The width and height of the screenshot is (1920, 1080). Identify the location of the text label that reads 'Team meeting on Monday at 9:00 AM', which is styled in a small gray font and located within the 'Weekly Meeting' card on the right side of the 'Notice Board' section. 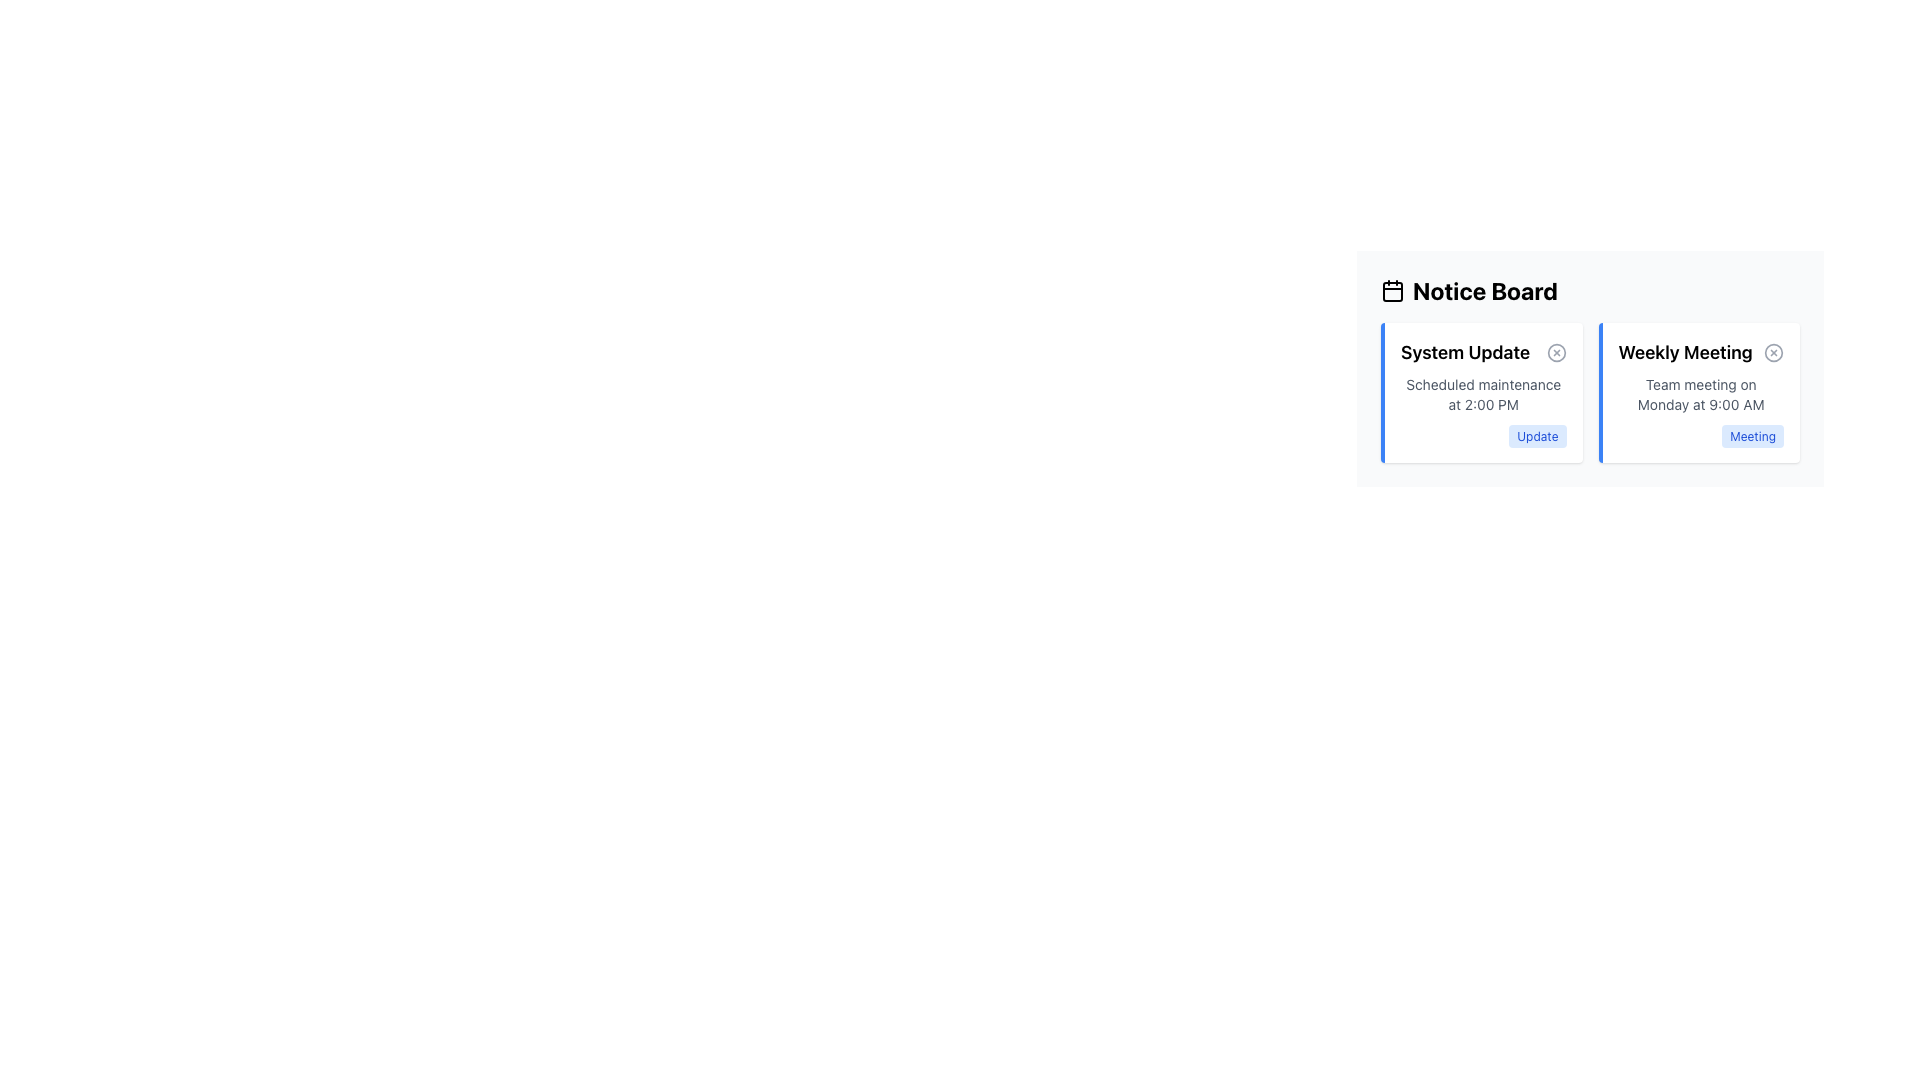
(1700, 394).